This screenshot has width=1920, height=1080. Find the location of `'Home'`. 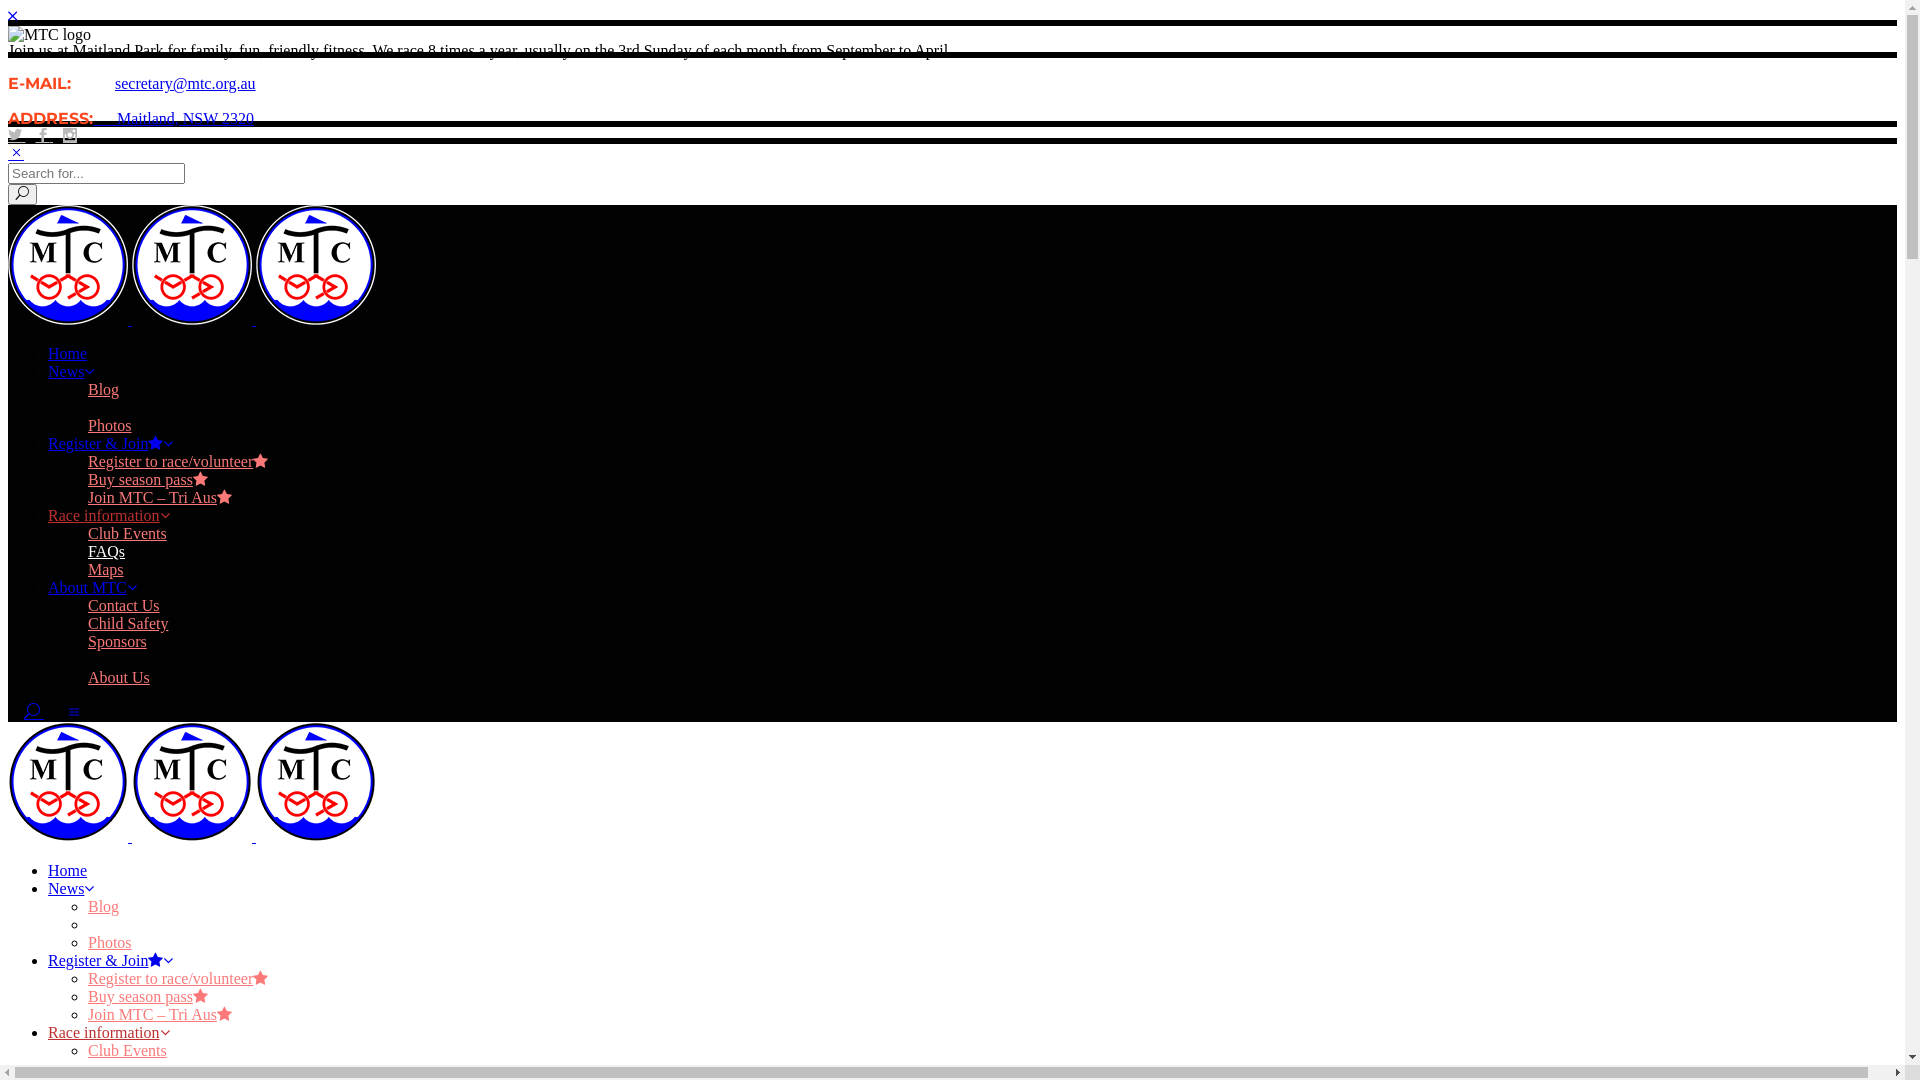

'Home' is located at coordinates (67, 352).